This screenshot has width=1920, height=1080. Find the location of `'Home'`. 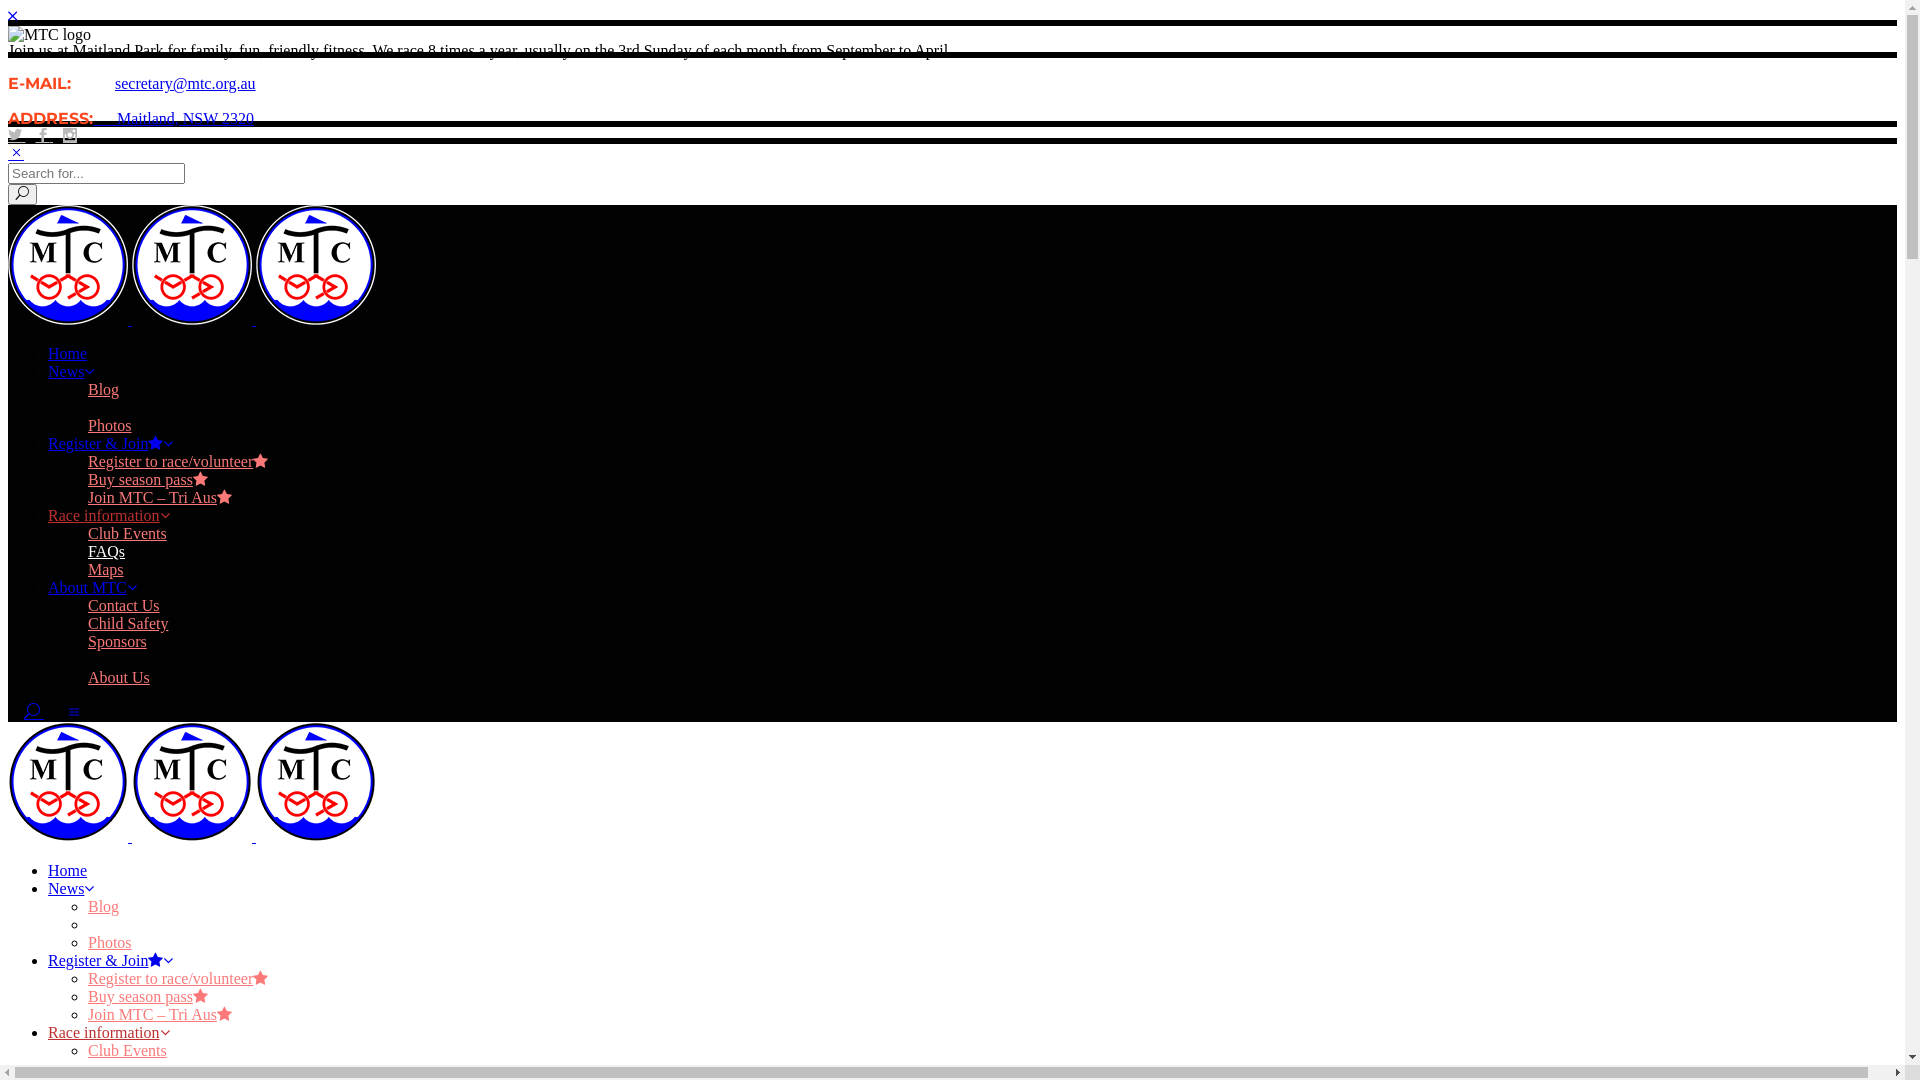

'Home' is located at coordinates (67, 352).